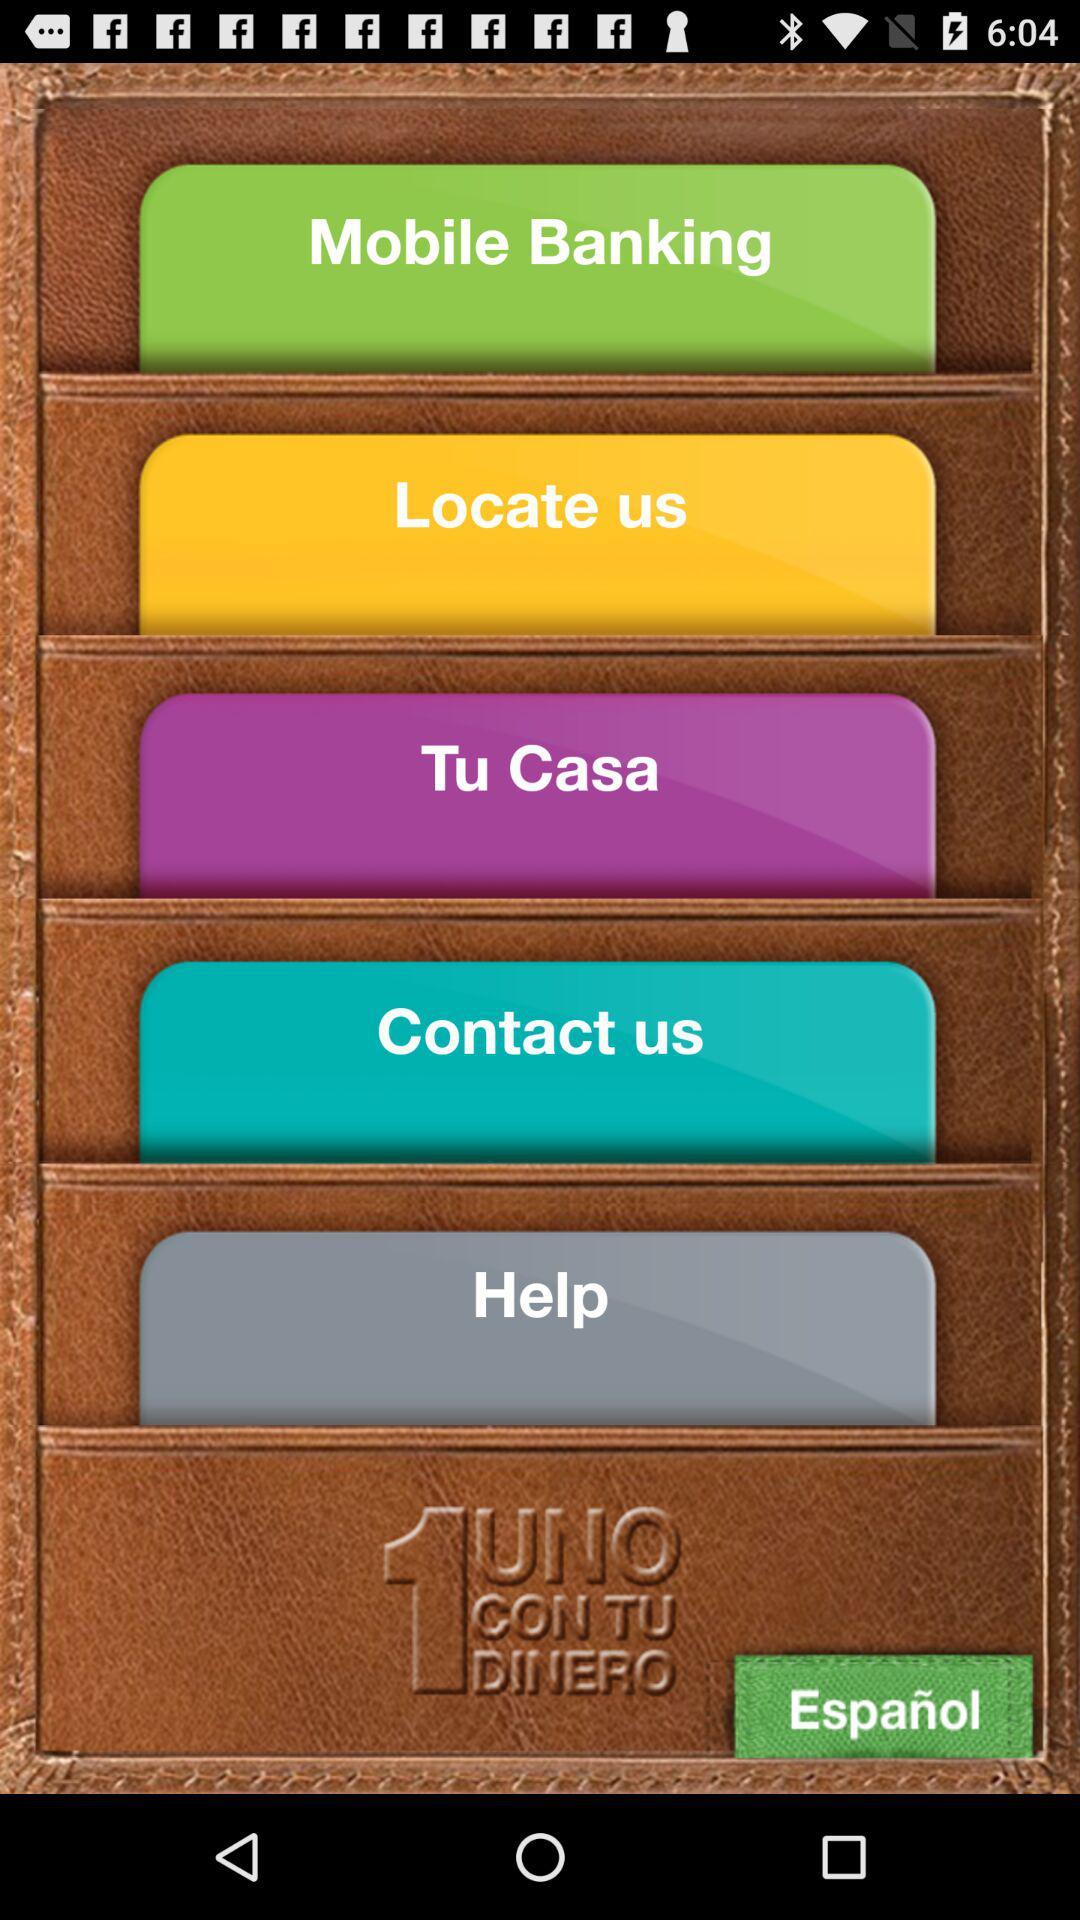 The height and width of the screenshot is (1920, 1080). What do you see at coordinates (540, 504) in the screenshot?
I see `locate us icon` at bounding box center [540, 504].